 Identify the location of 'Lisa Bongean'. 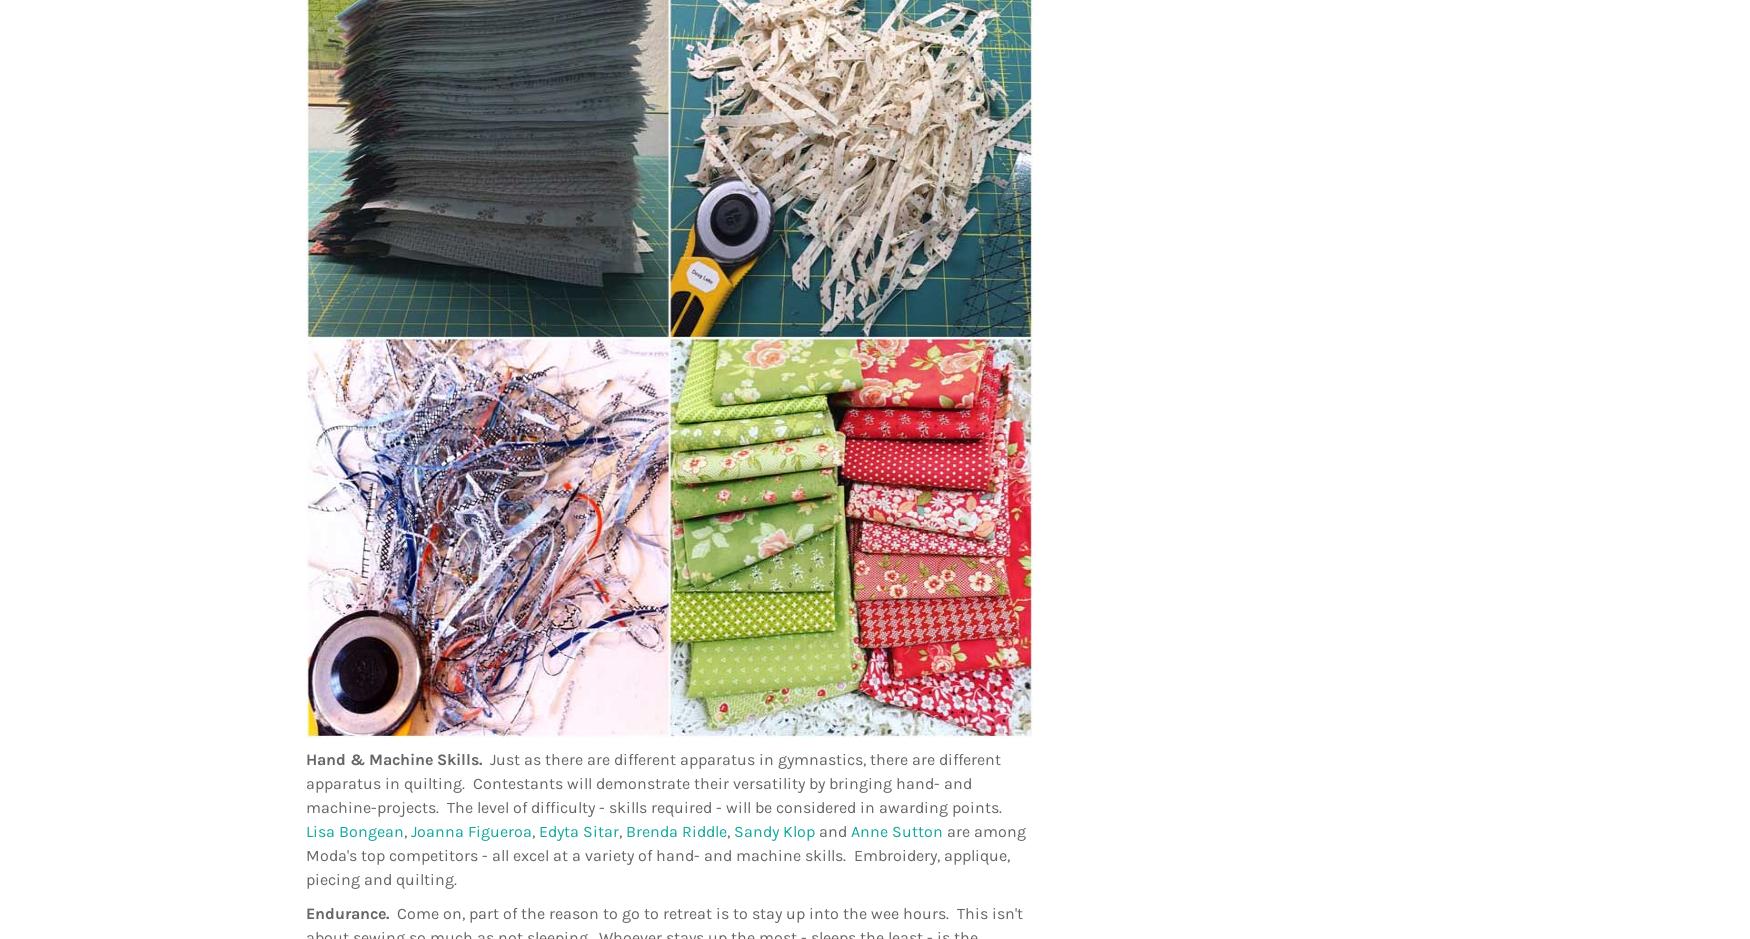
(355, 831).